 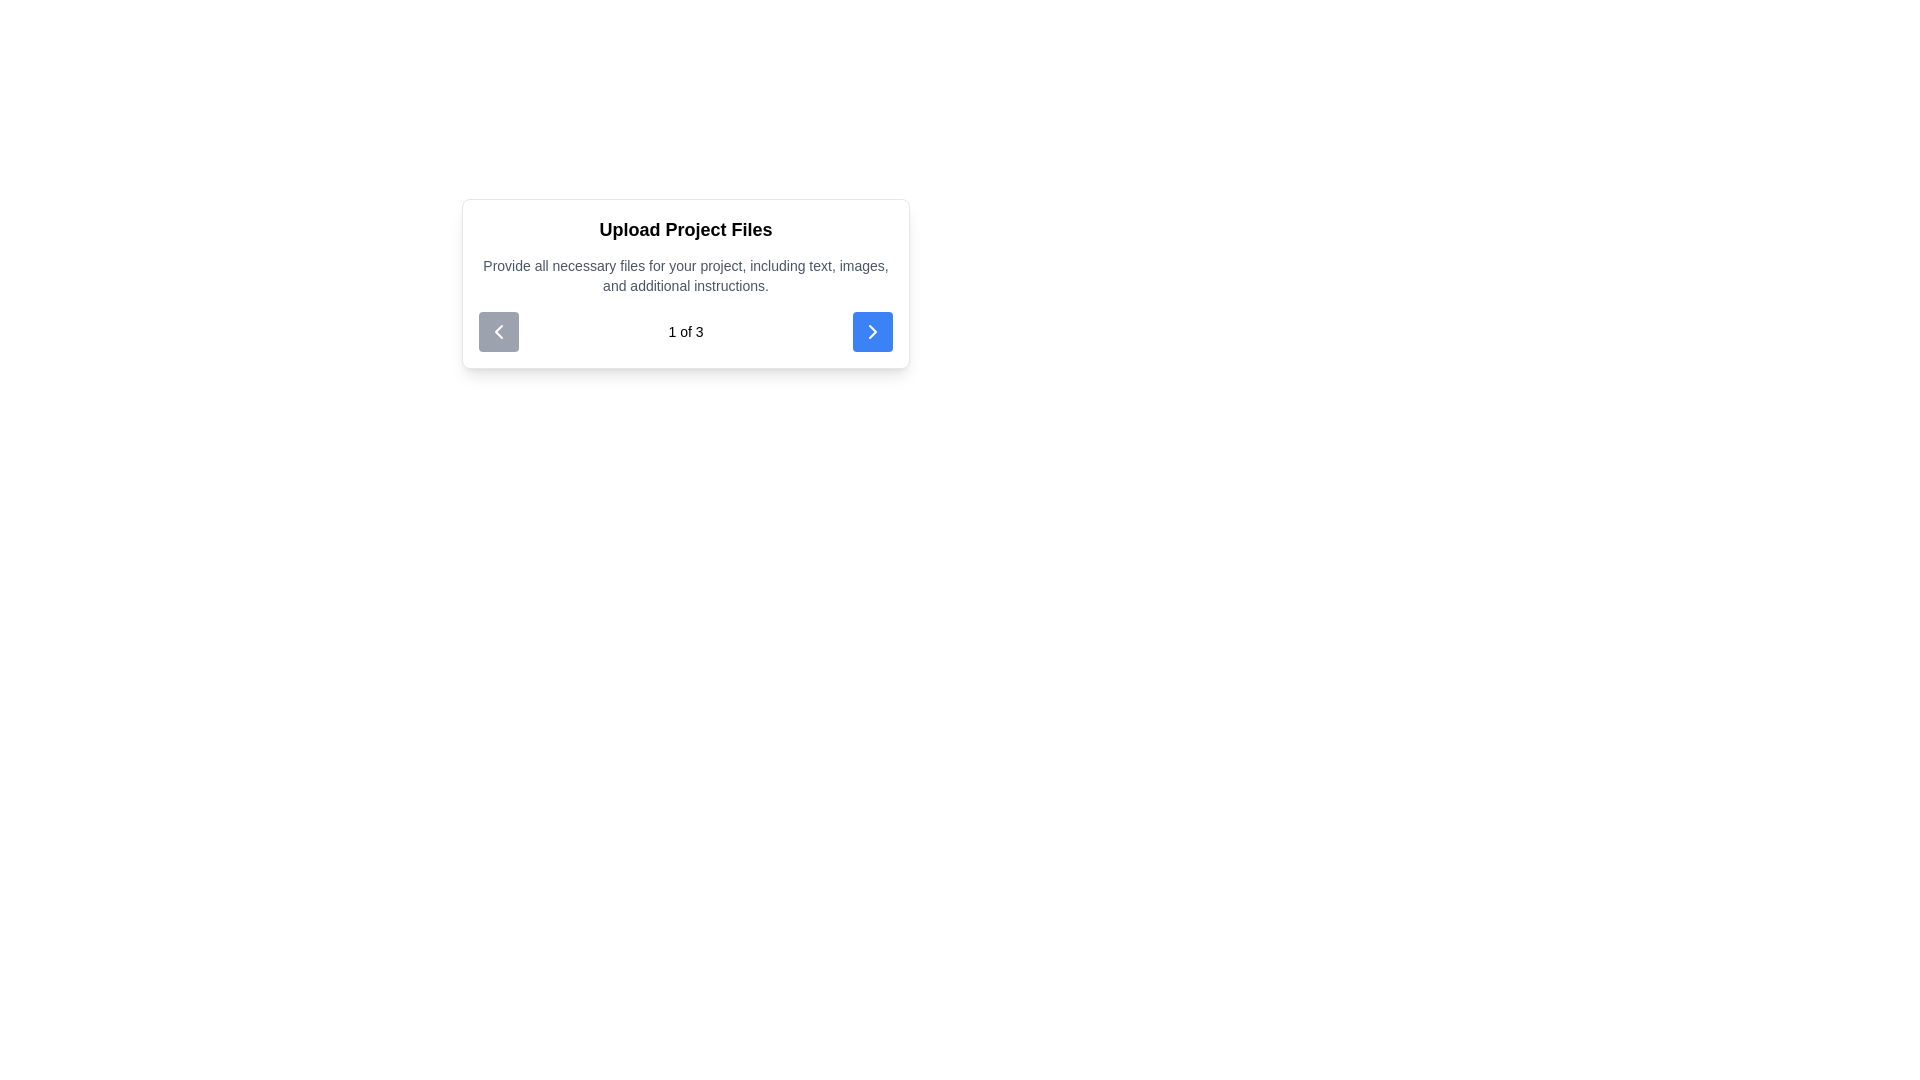 I want to click on the right-pointing arrow icon inside the blue rounded rectangular button located at the bottom-right corner of the card that displays 'Upload Project Files', so click(x=873, y=330).